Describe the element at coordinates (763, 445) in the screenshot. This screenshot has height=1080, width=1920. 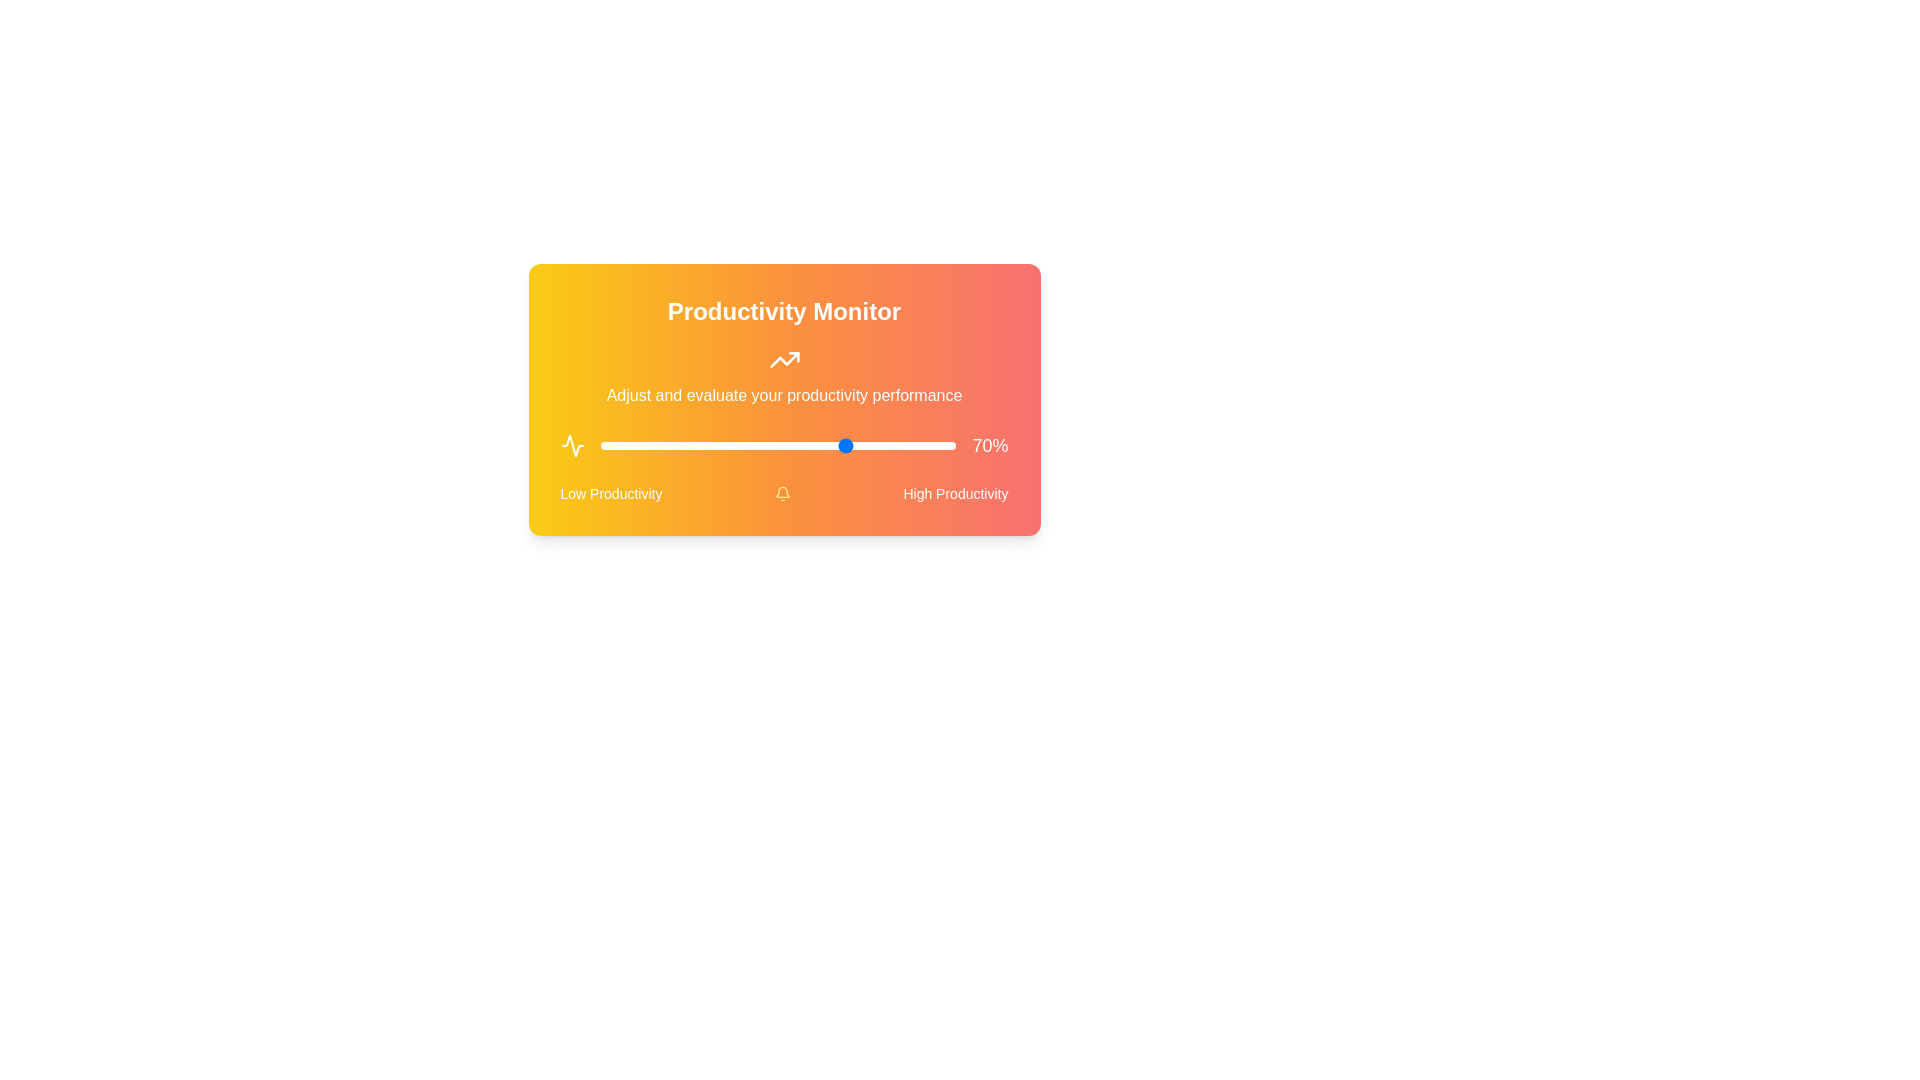
I see `the slider to set the productivity value to 46` at that location.